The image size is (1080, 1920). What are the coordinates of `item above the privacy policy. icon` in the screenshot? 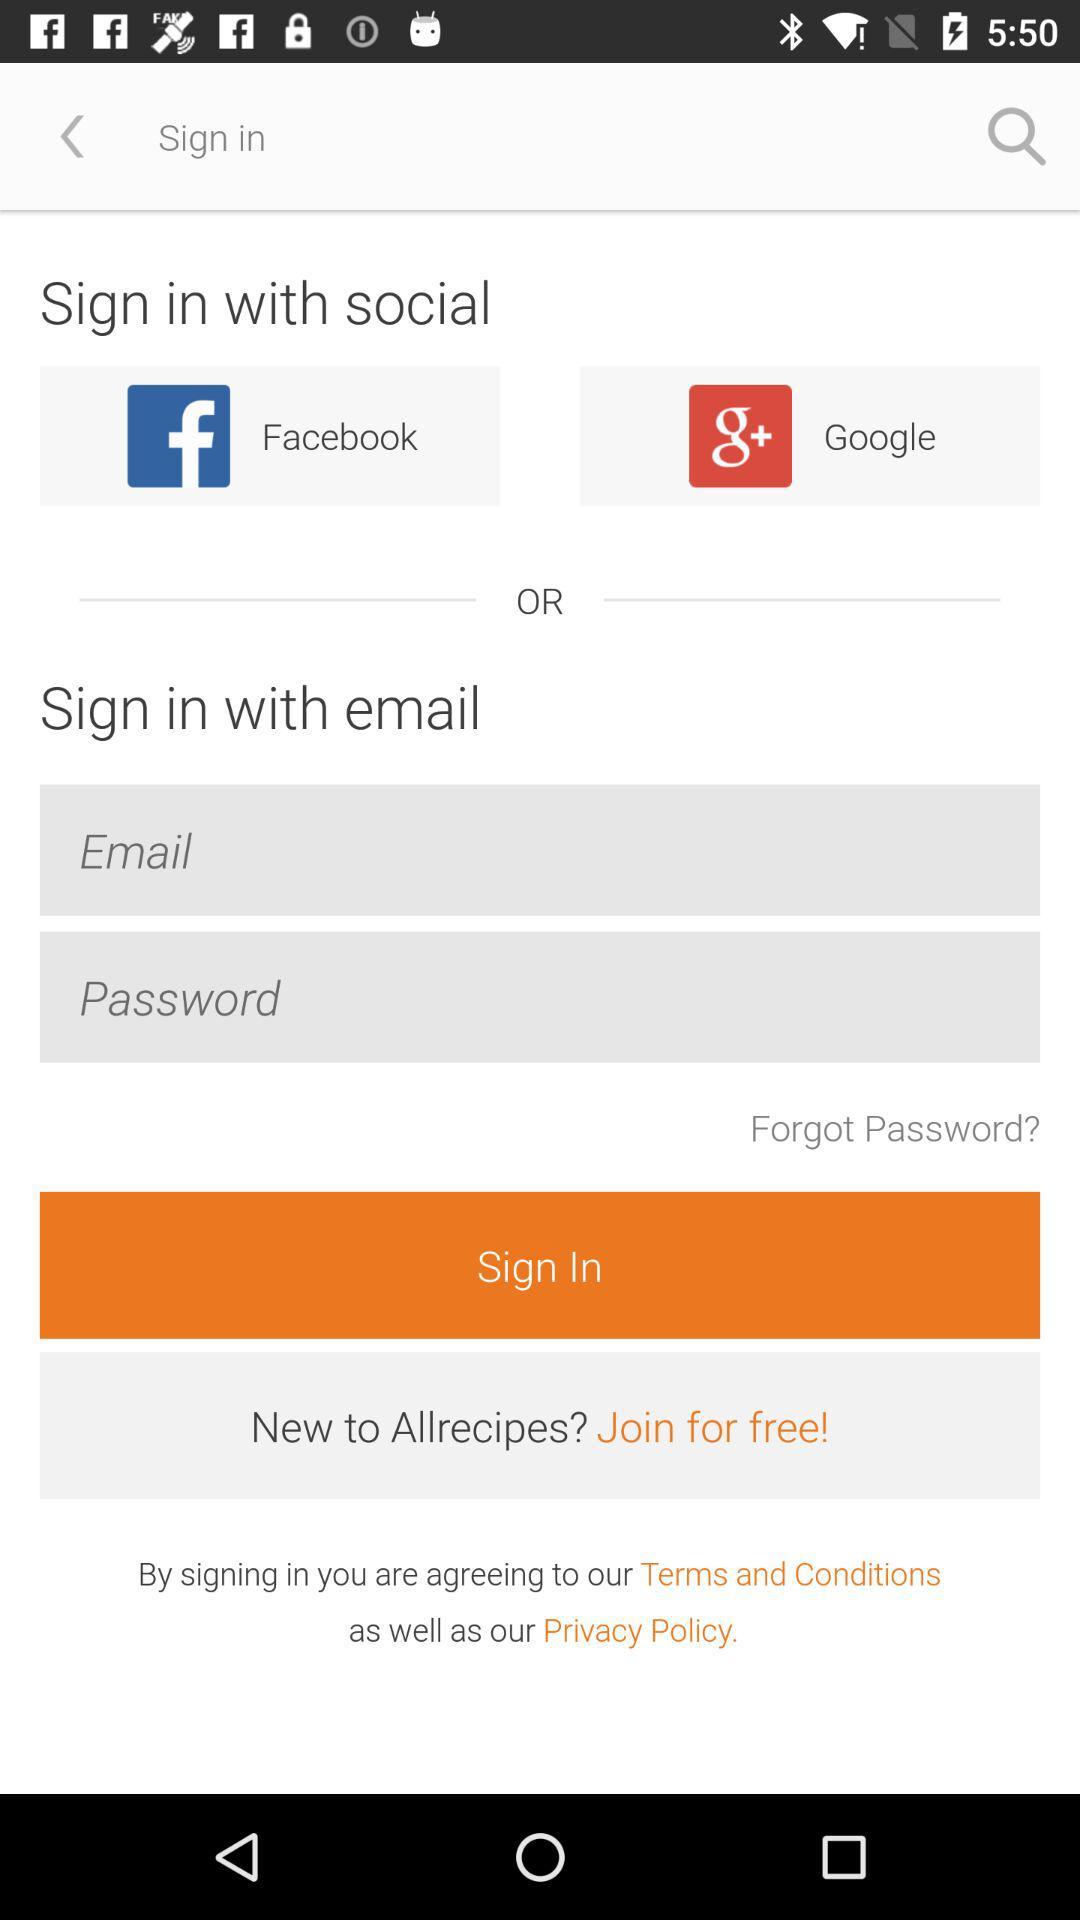 It's located at (789, 1572).